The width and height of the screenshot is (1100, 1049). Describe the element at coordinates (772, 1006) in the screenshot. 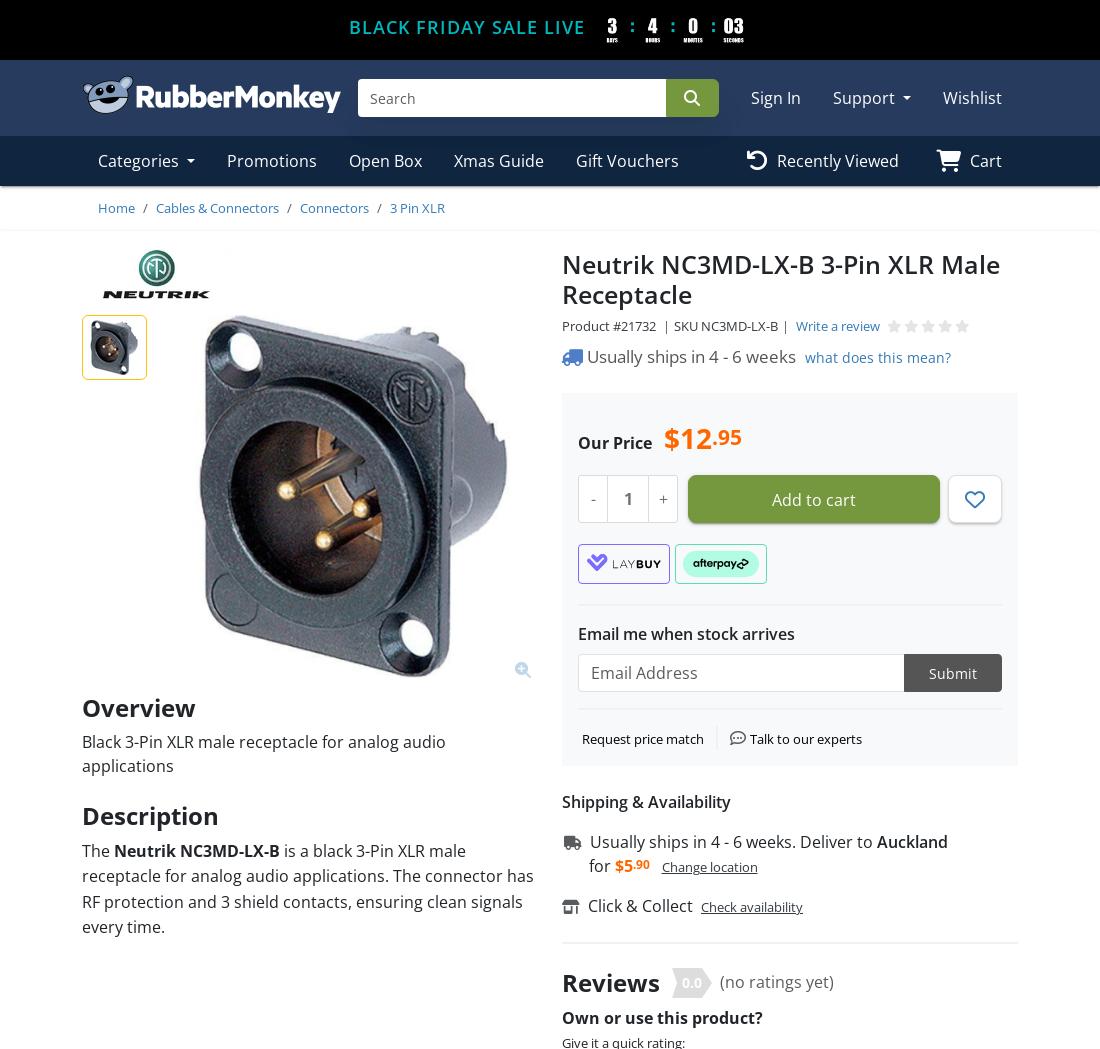

I see `'If you have any queries please feel free to get in contact with our friendly team.'` at that location.